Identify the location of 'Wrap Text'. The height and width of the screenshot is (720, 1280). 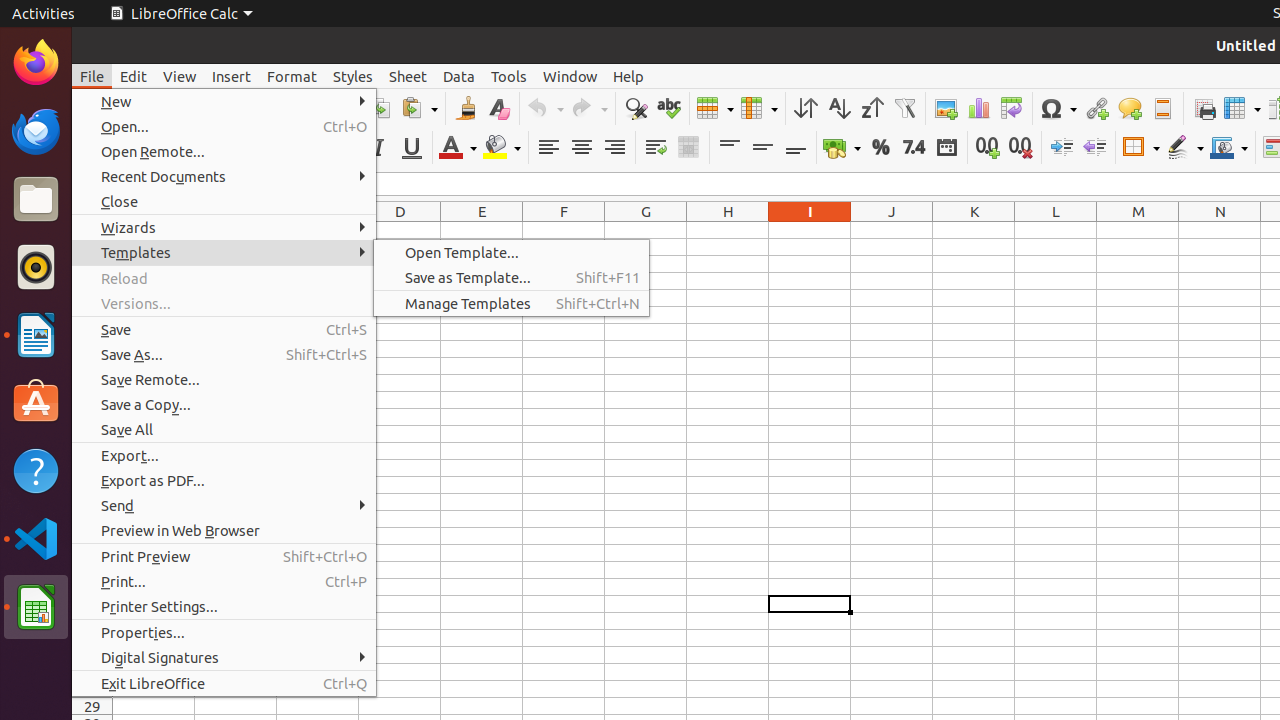
(655, 146).